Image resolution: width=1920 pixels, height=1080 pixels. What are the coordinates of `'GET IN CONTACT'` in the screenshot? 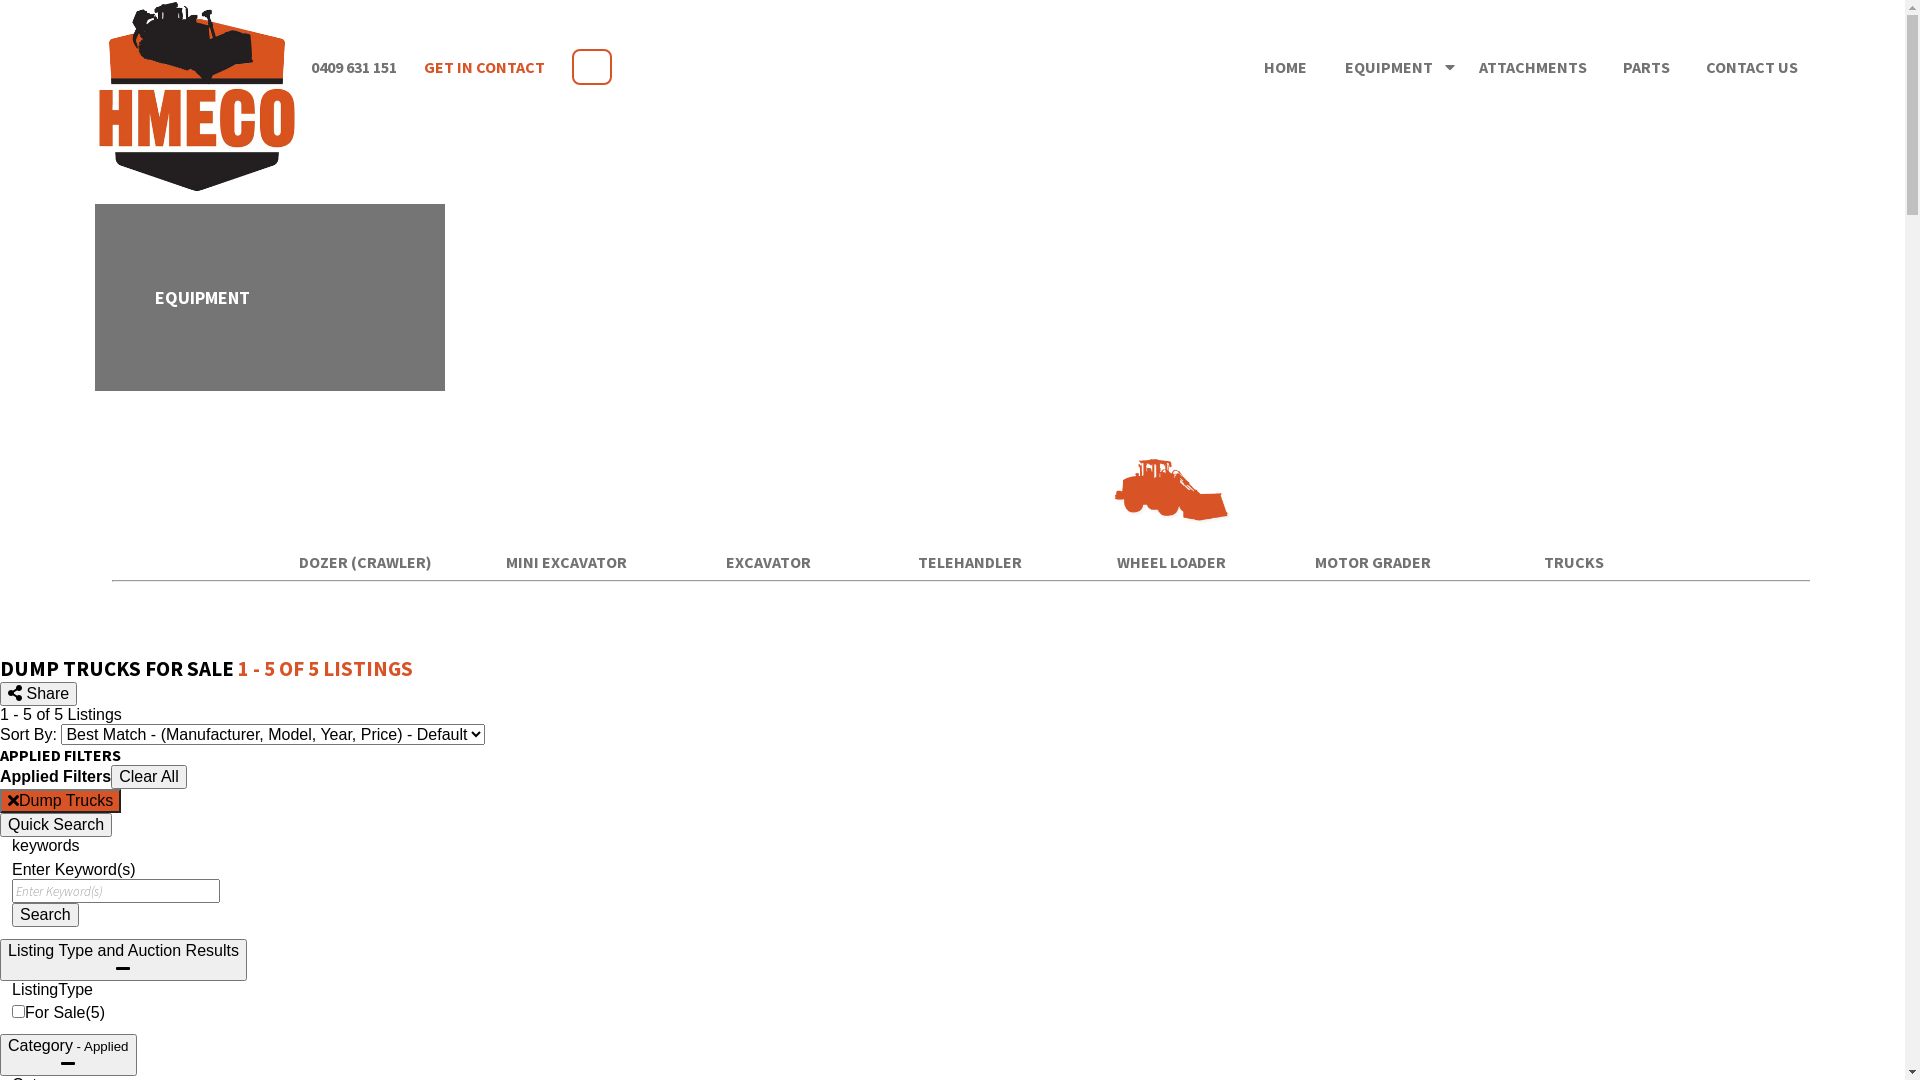 It's located at (484, 65).